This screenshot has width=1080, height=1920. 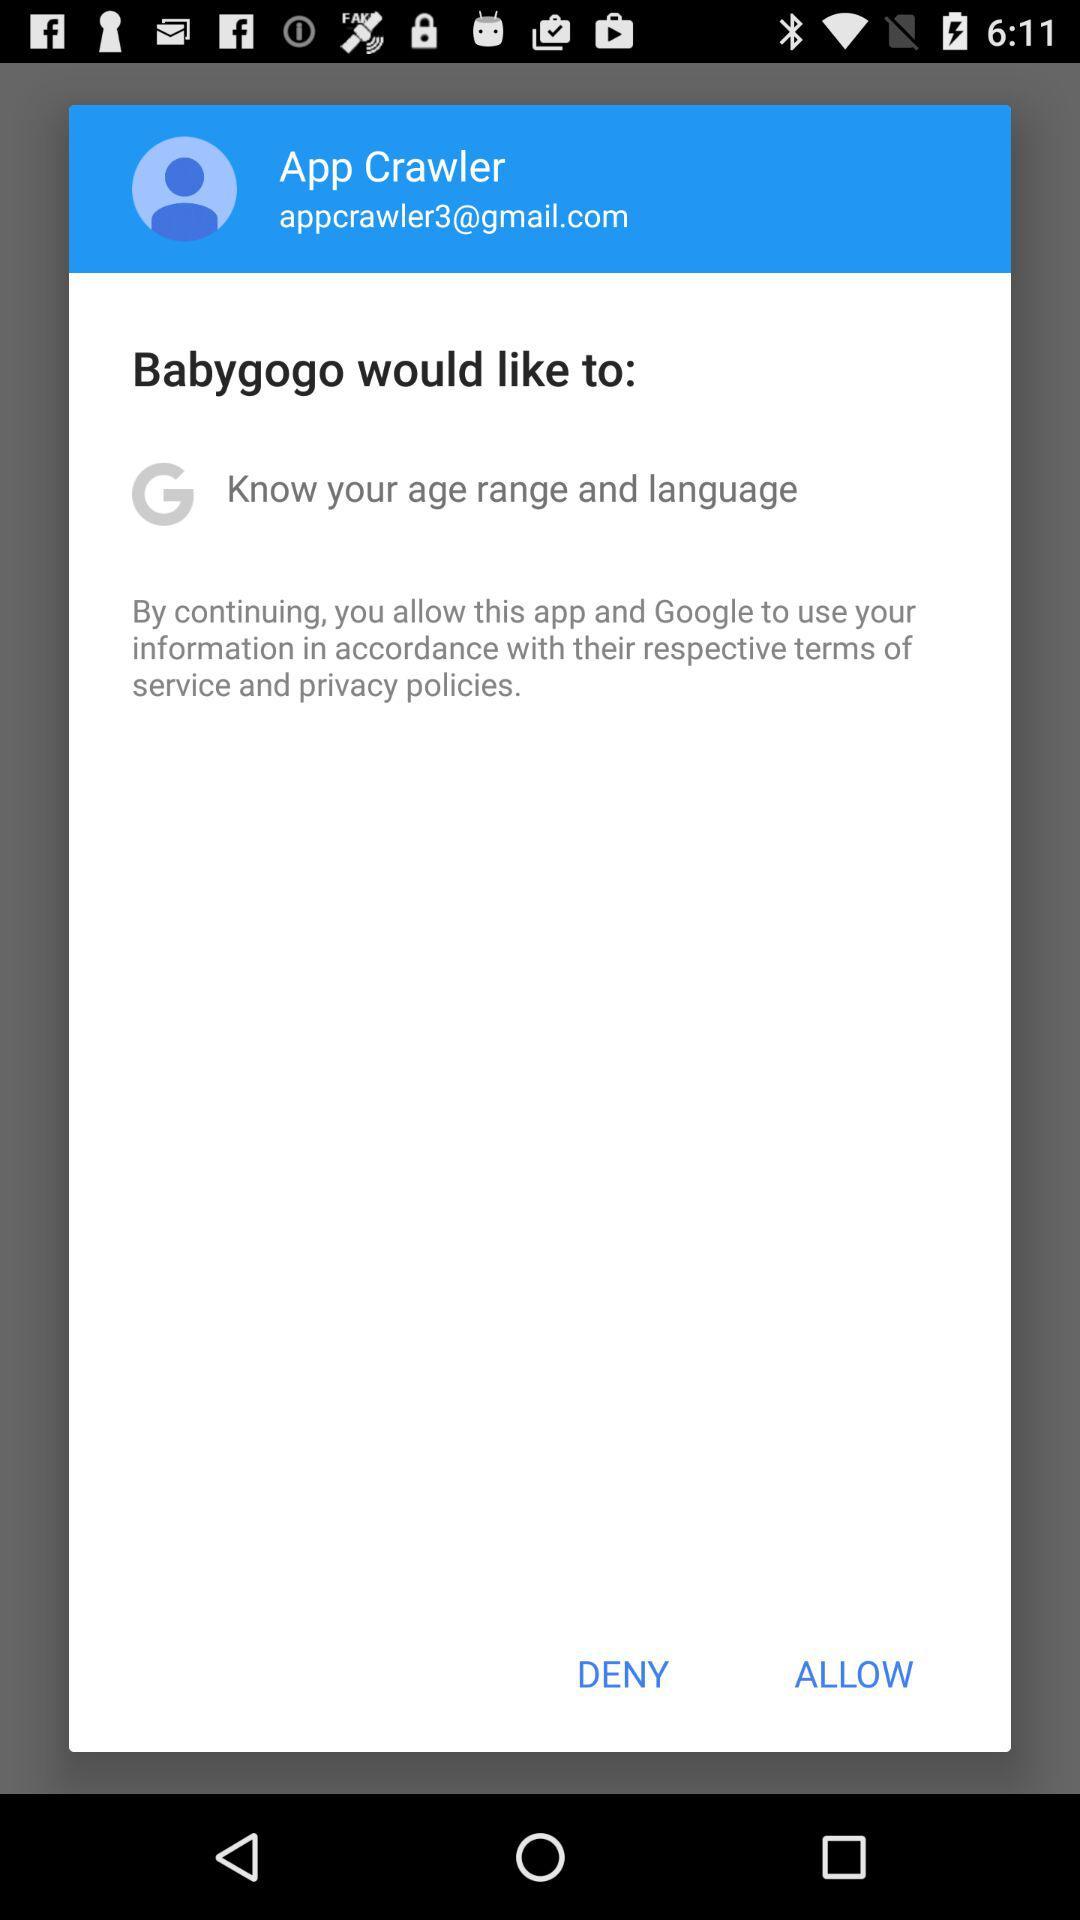 What do you see at coordinates (392, 164) in the screenshot?
I see `app crawler` at bounding box center [392, 164].